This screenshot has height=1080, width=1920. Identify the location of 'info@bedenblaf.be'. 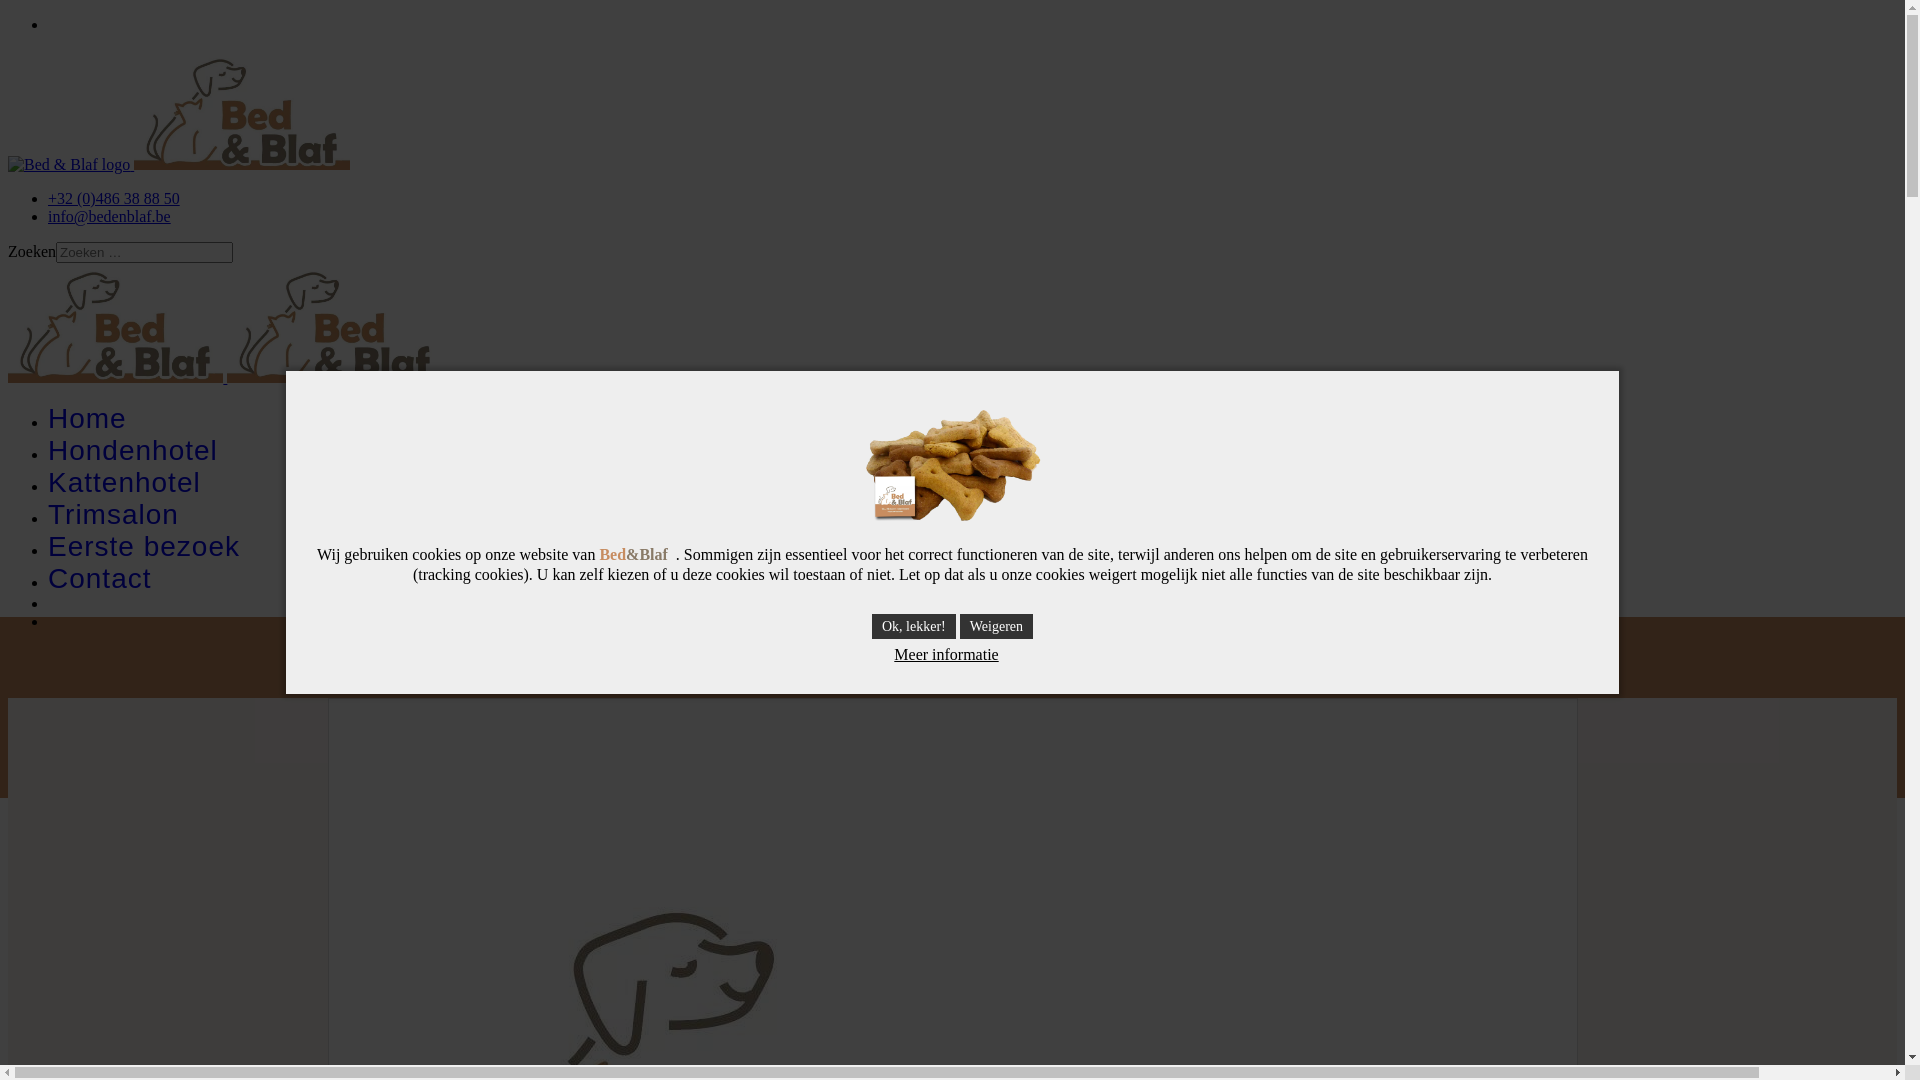
(108, 216).